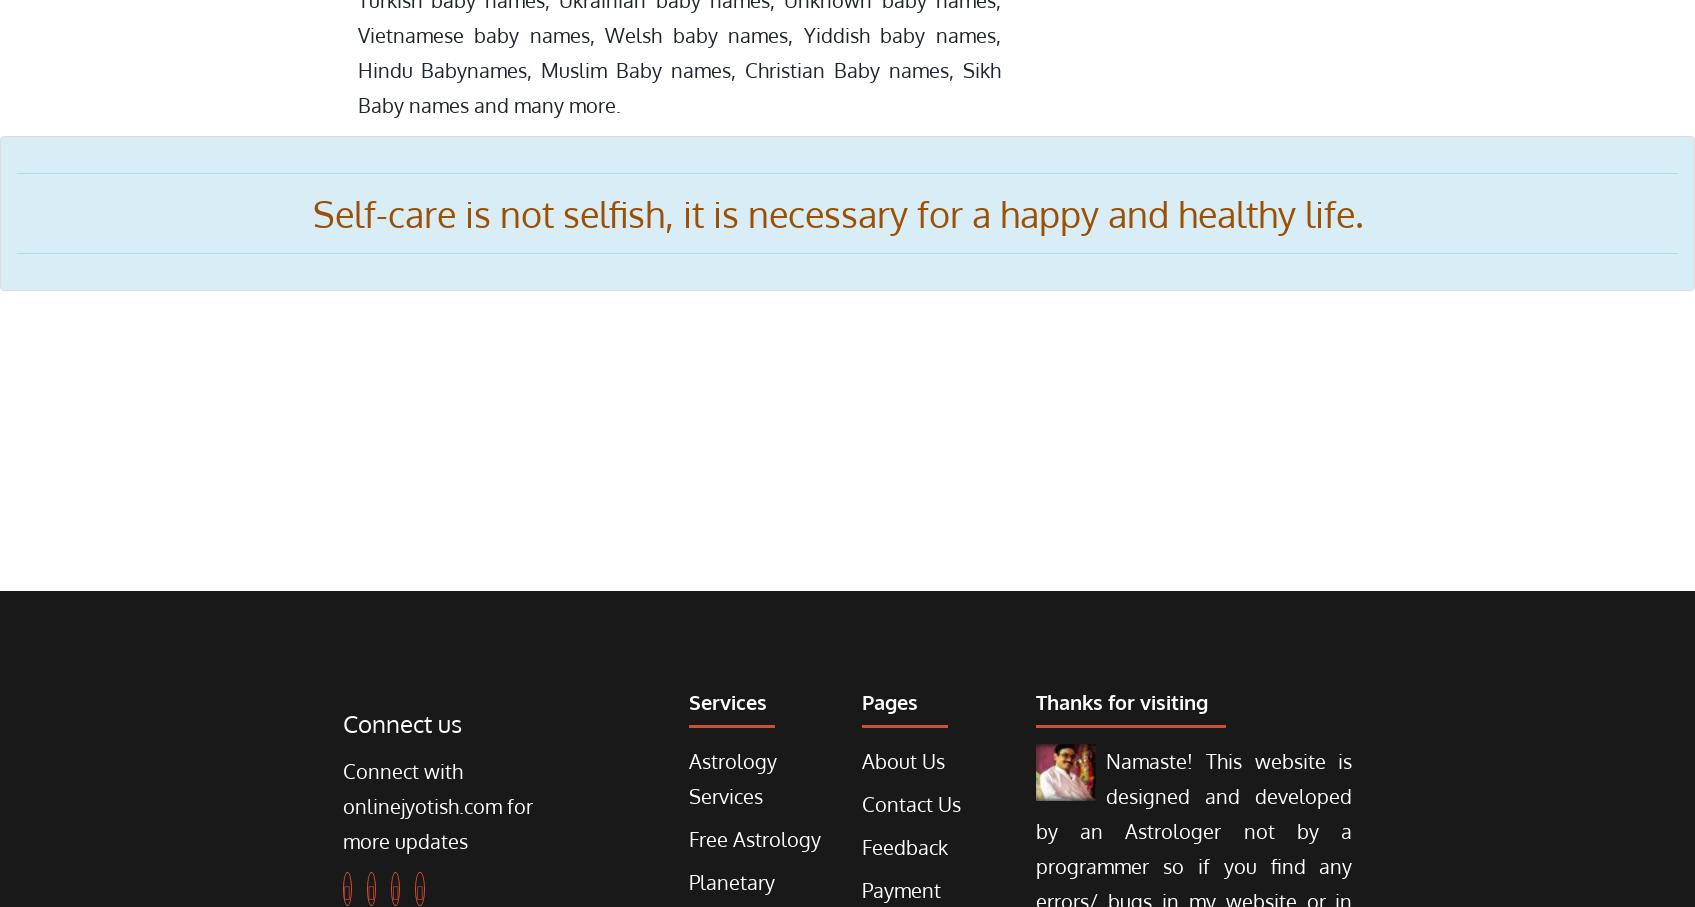 The image size is (1695, 907). What do you see at coordinates (889, 702) in the screenshot?
I see `'Pages'` at bounding box center [889, 702].